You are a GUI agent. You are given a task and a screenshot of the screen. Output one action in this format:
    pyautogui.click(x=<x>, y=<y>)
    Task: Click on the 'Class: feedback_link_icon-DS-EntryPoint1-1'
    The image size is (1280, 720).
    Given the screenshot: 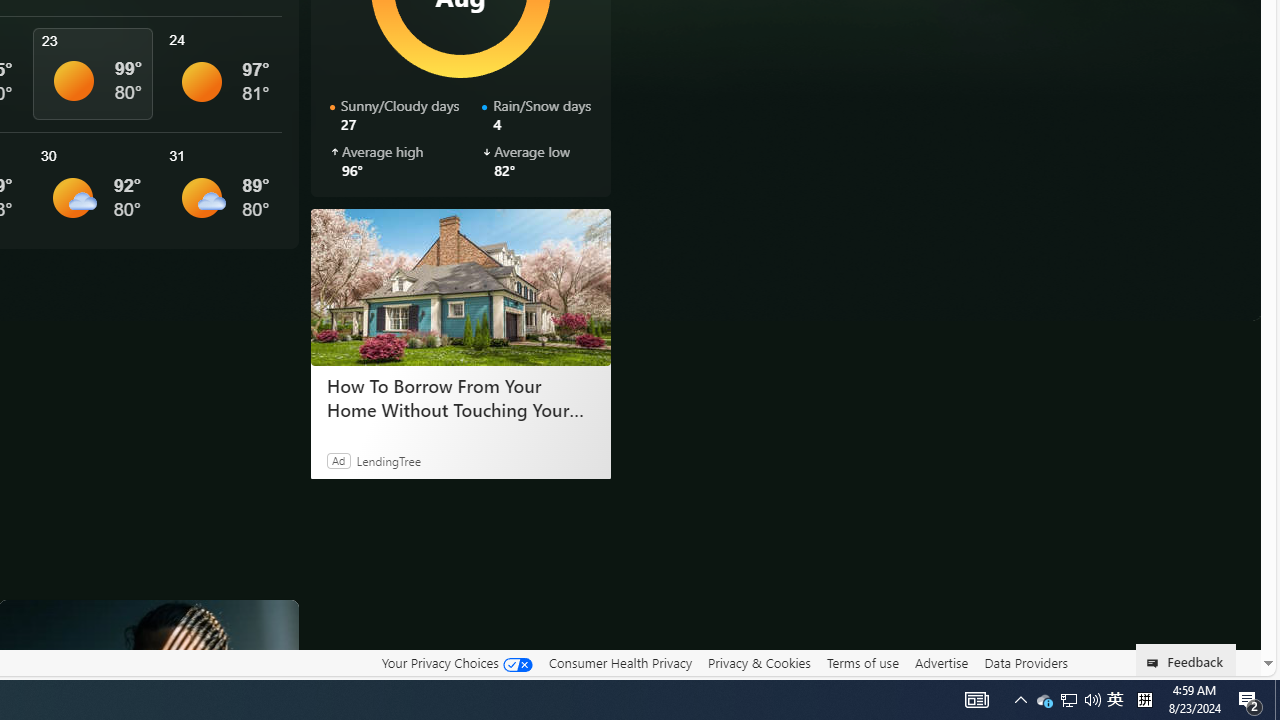 What is the action you would take?
    pyautogui.click(x=1156, y=663)
    